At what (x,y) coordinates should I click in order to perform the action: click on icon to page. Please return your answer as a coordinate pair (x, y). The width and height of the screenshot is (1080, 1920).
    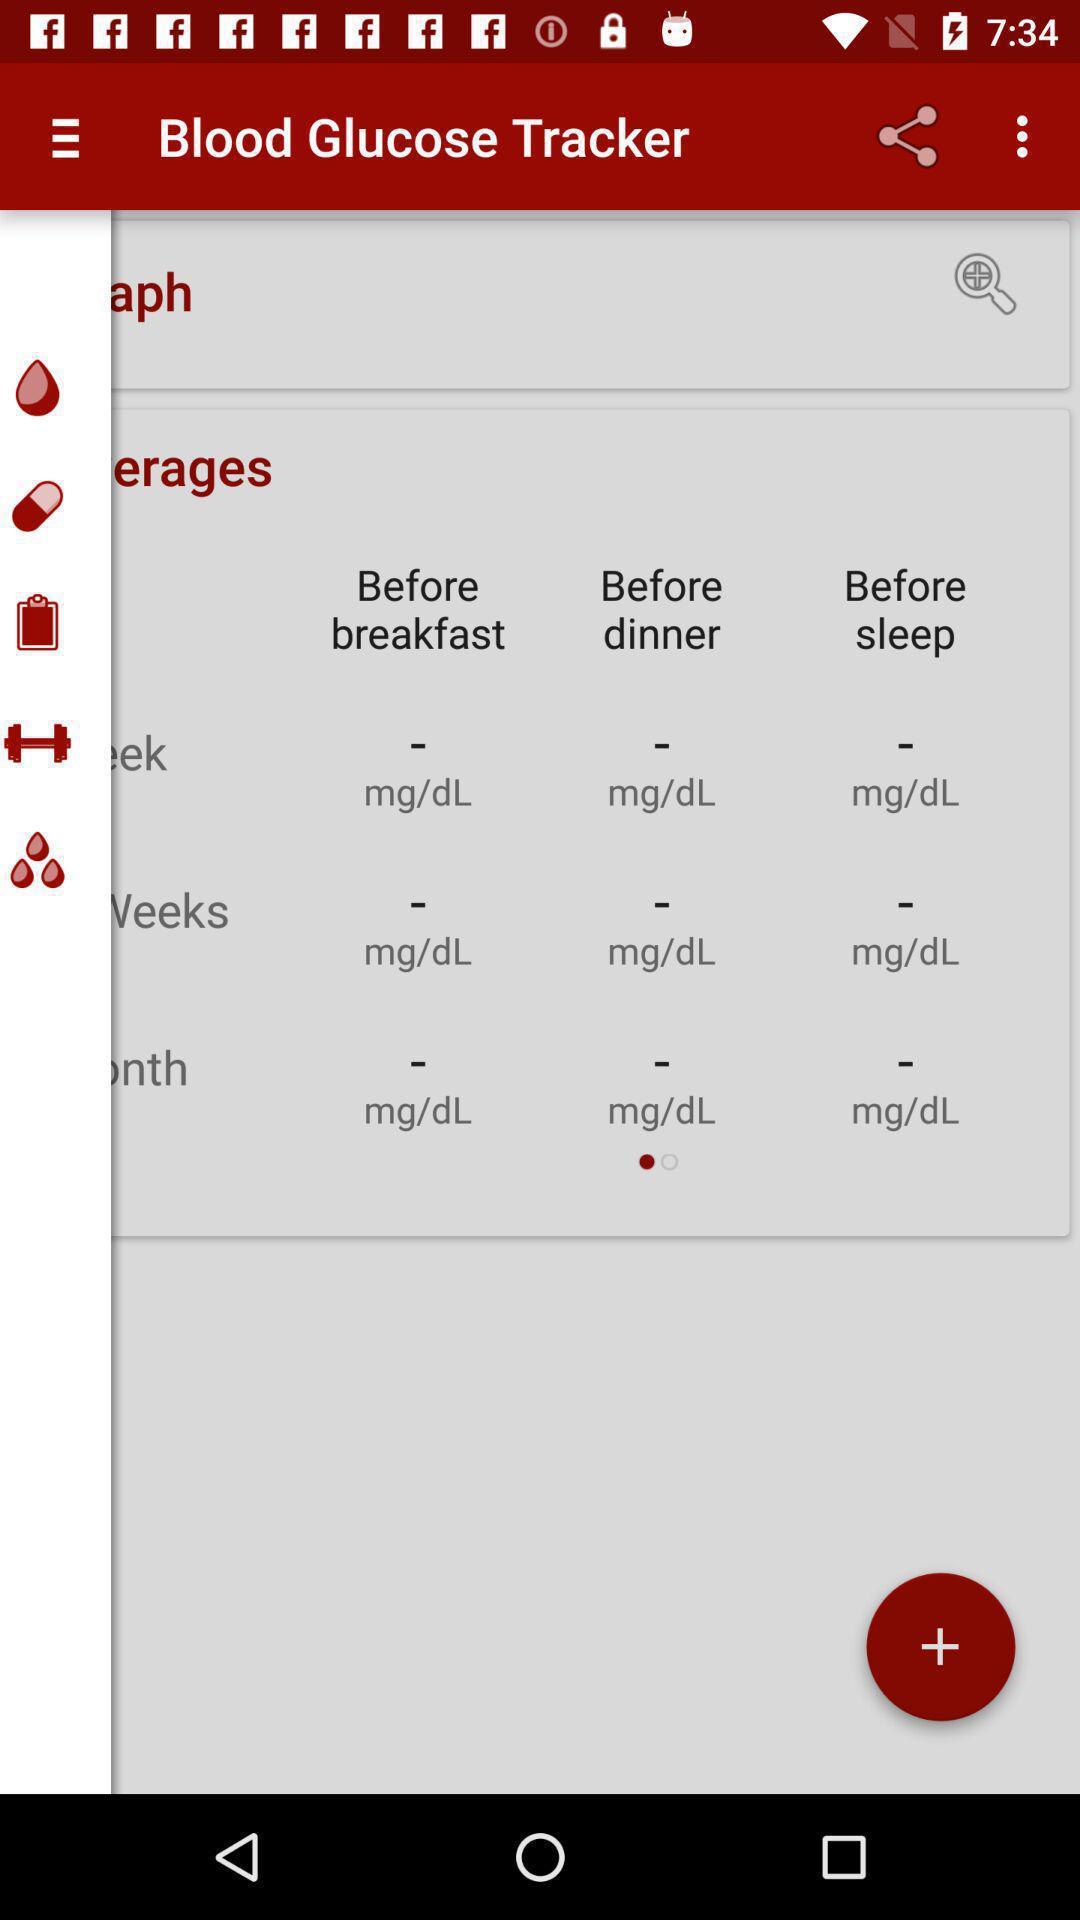
    Looking at the image, I should click on (940, 1654).